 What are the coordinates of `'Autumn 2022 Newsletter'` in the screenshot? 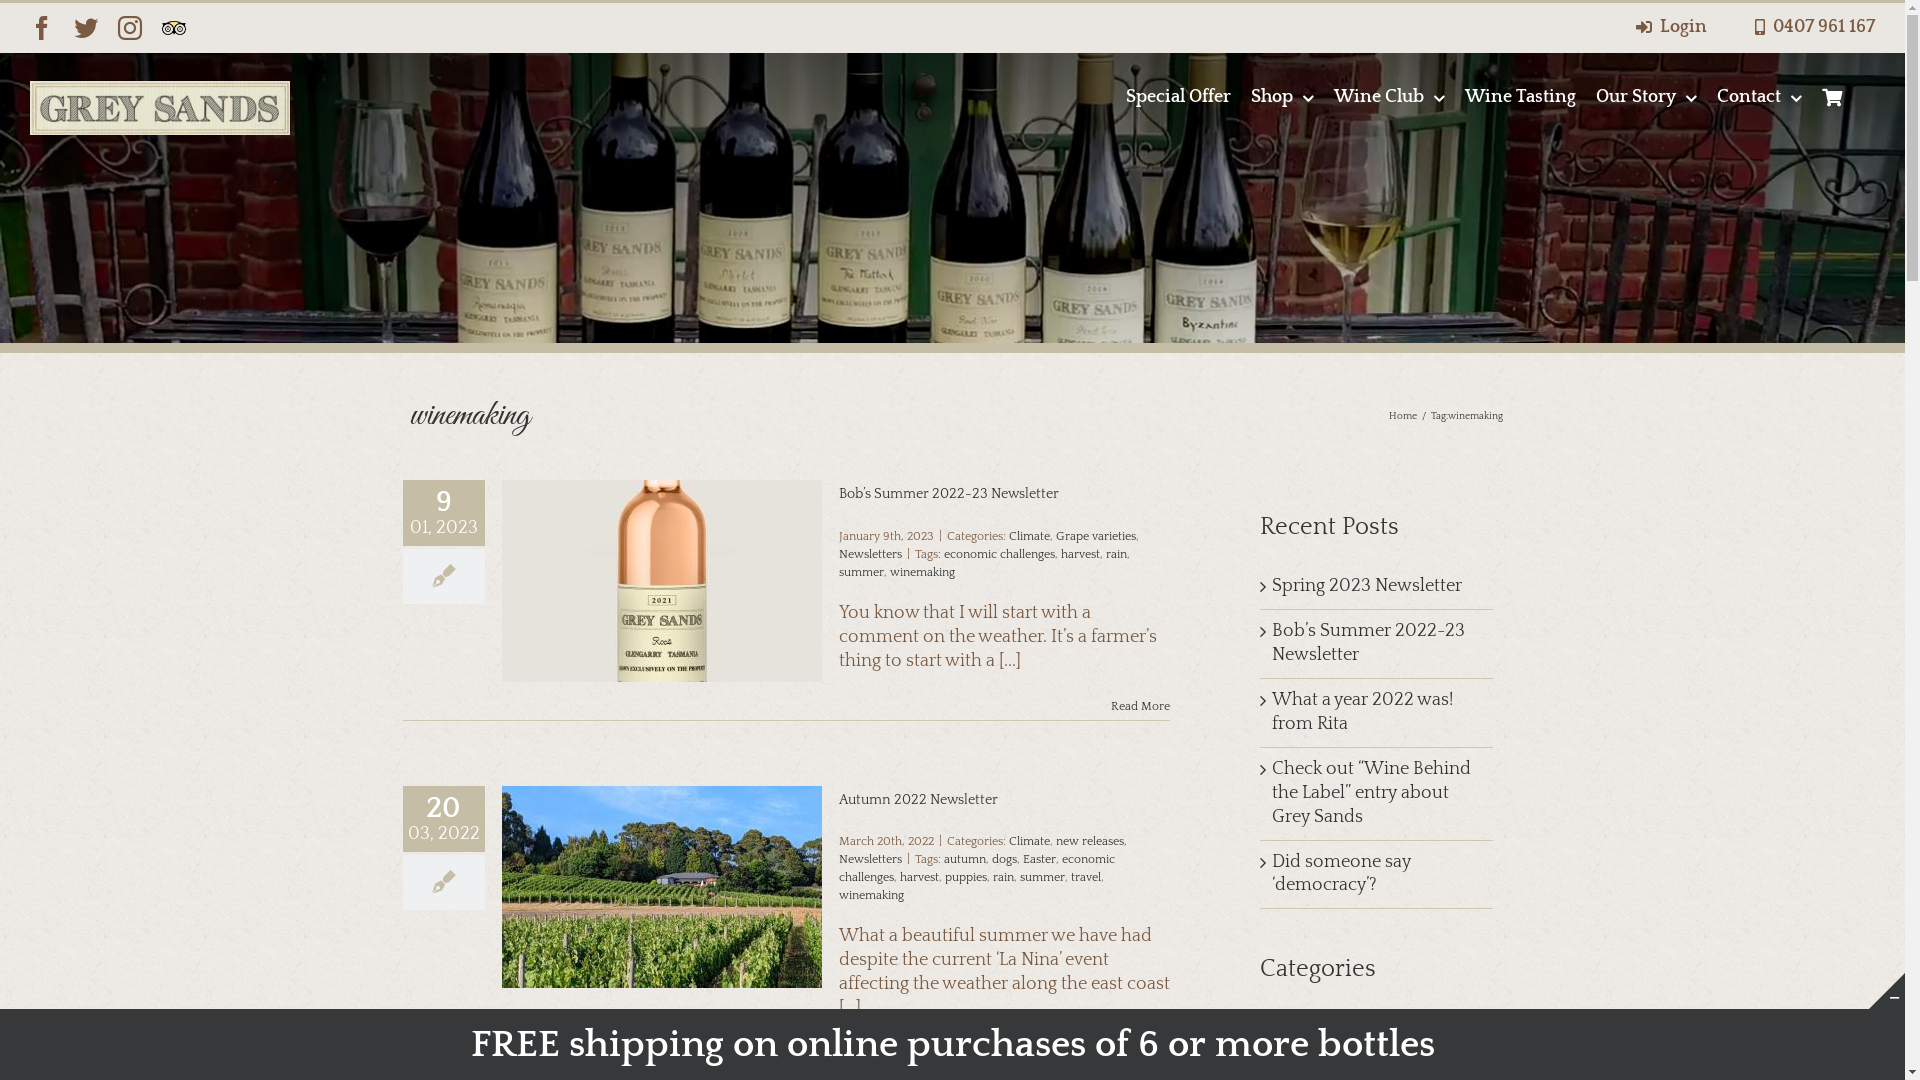 It's located at (916, 798).